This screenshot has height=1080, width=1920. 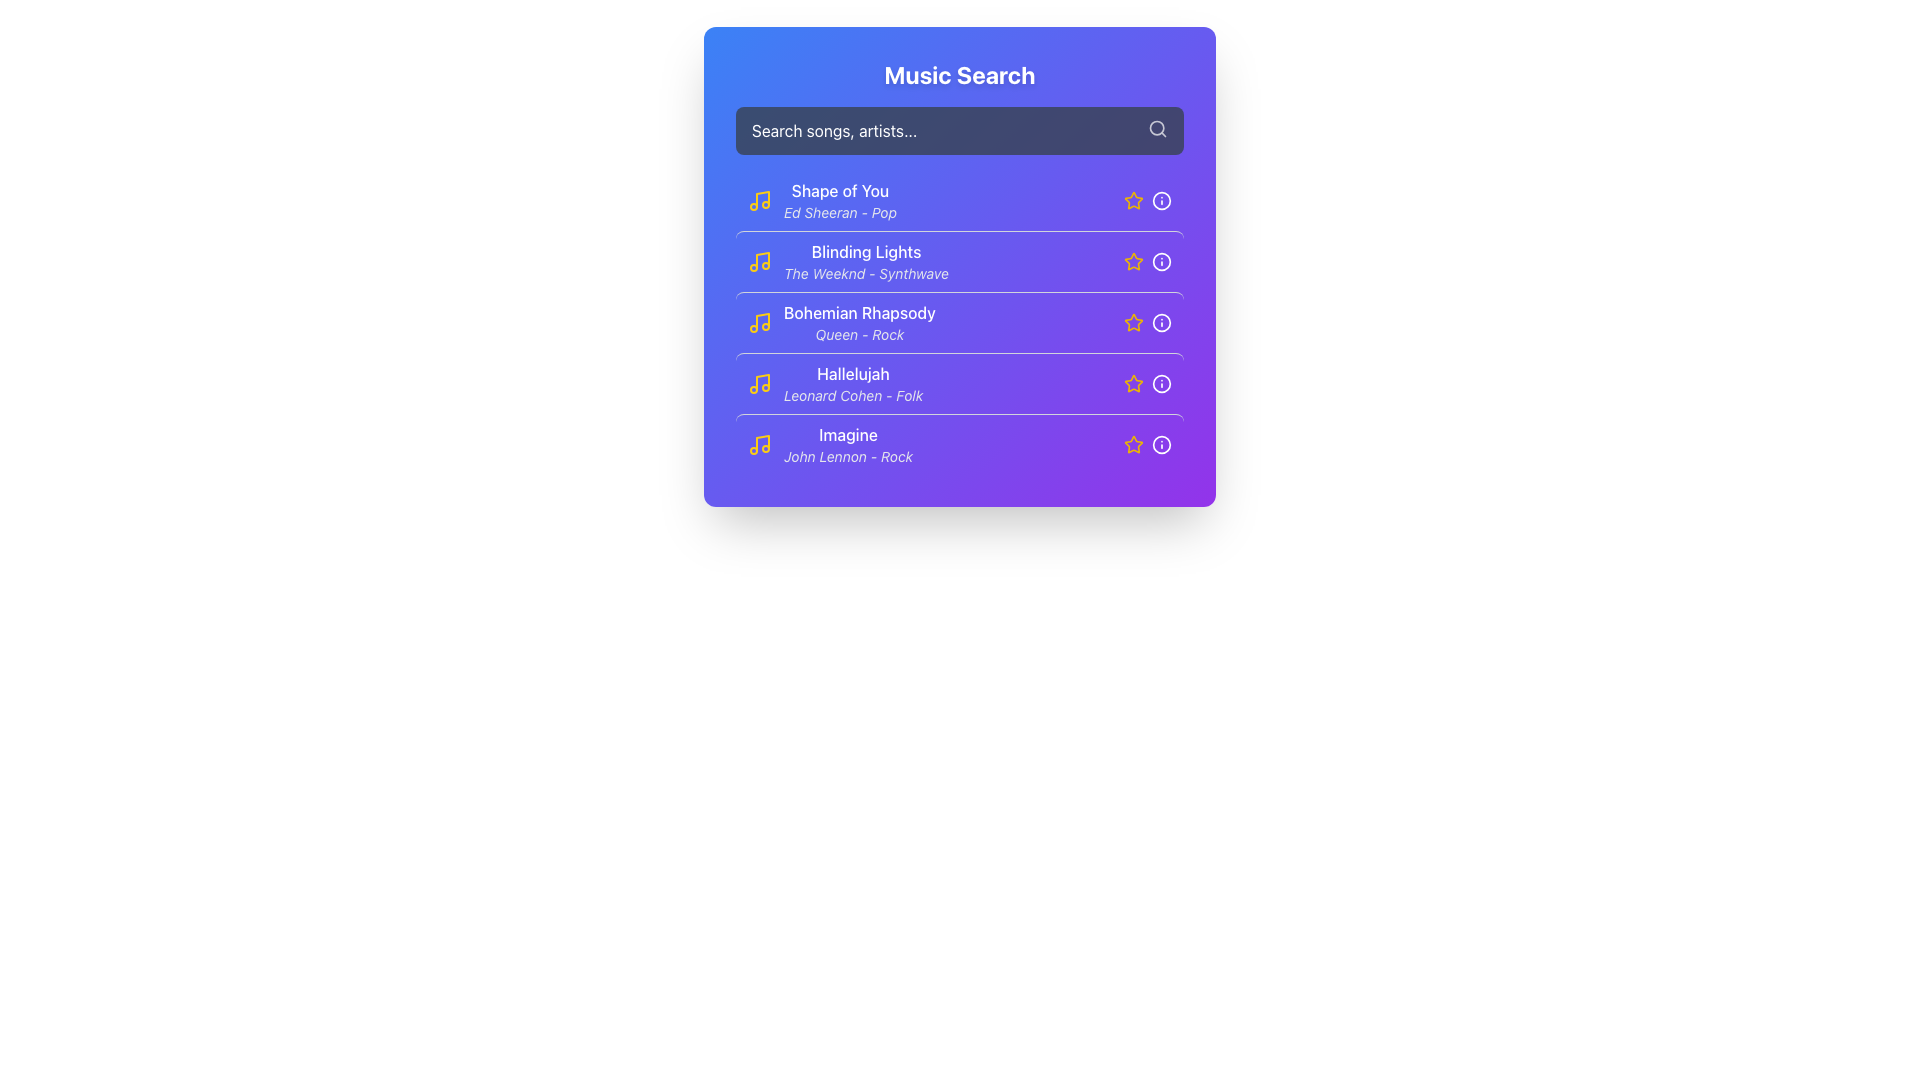 What do you see at coordinates (1132, 382) in the screenshot?
I see `the star-shaped icon with a yellow outline and purple fill to mark the song 'Hallelujah' as a favorite` at bounding box center [1132, 382].